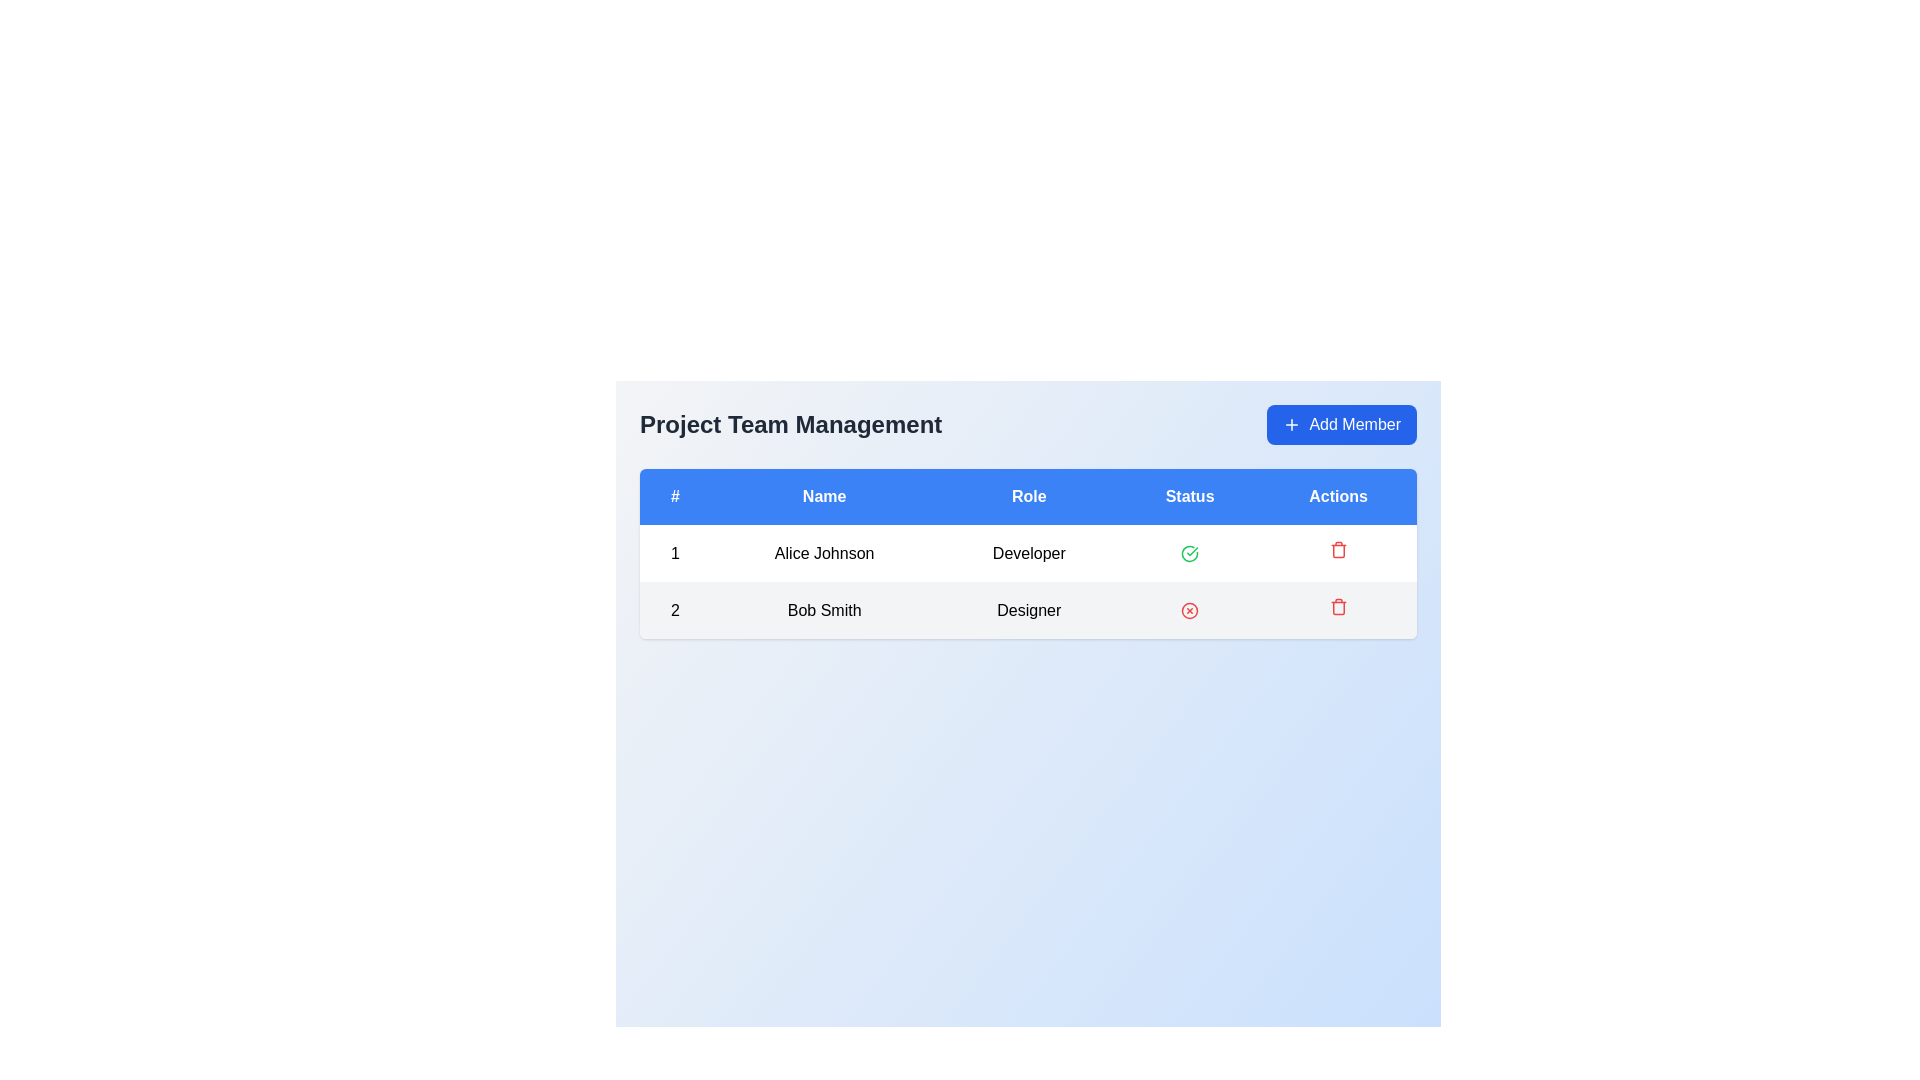  Describe the element at coordinates (1029, 496) in the screenshot. I see `the text label displaying 'Role', which is located in the header row of the table, between 'Name' and 'Status'` at that location.